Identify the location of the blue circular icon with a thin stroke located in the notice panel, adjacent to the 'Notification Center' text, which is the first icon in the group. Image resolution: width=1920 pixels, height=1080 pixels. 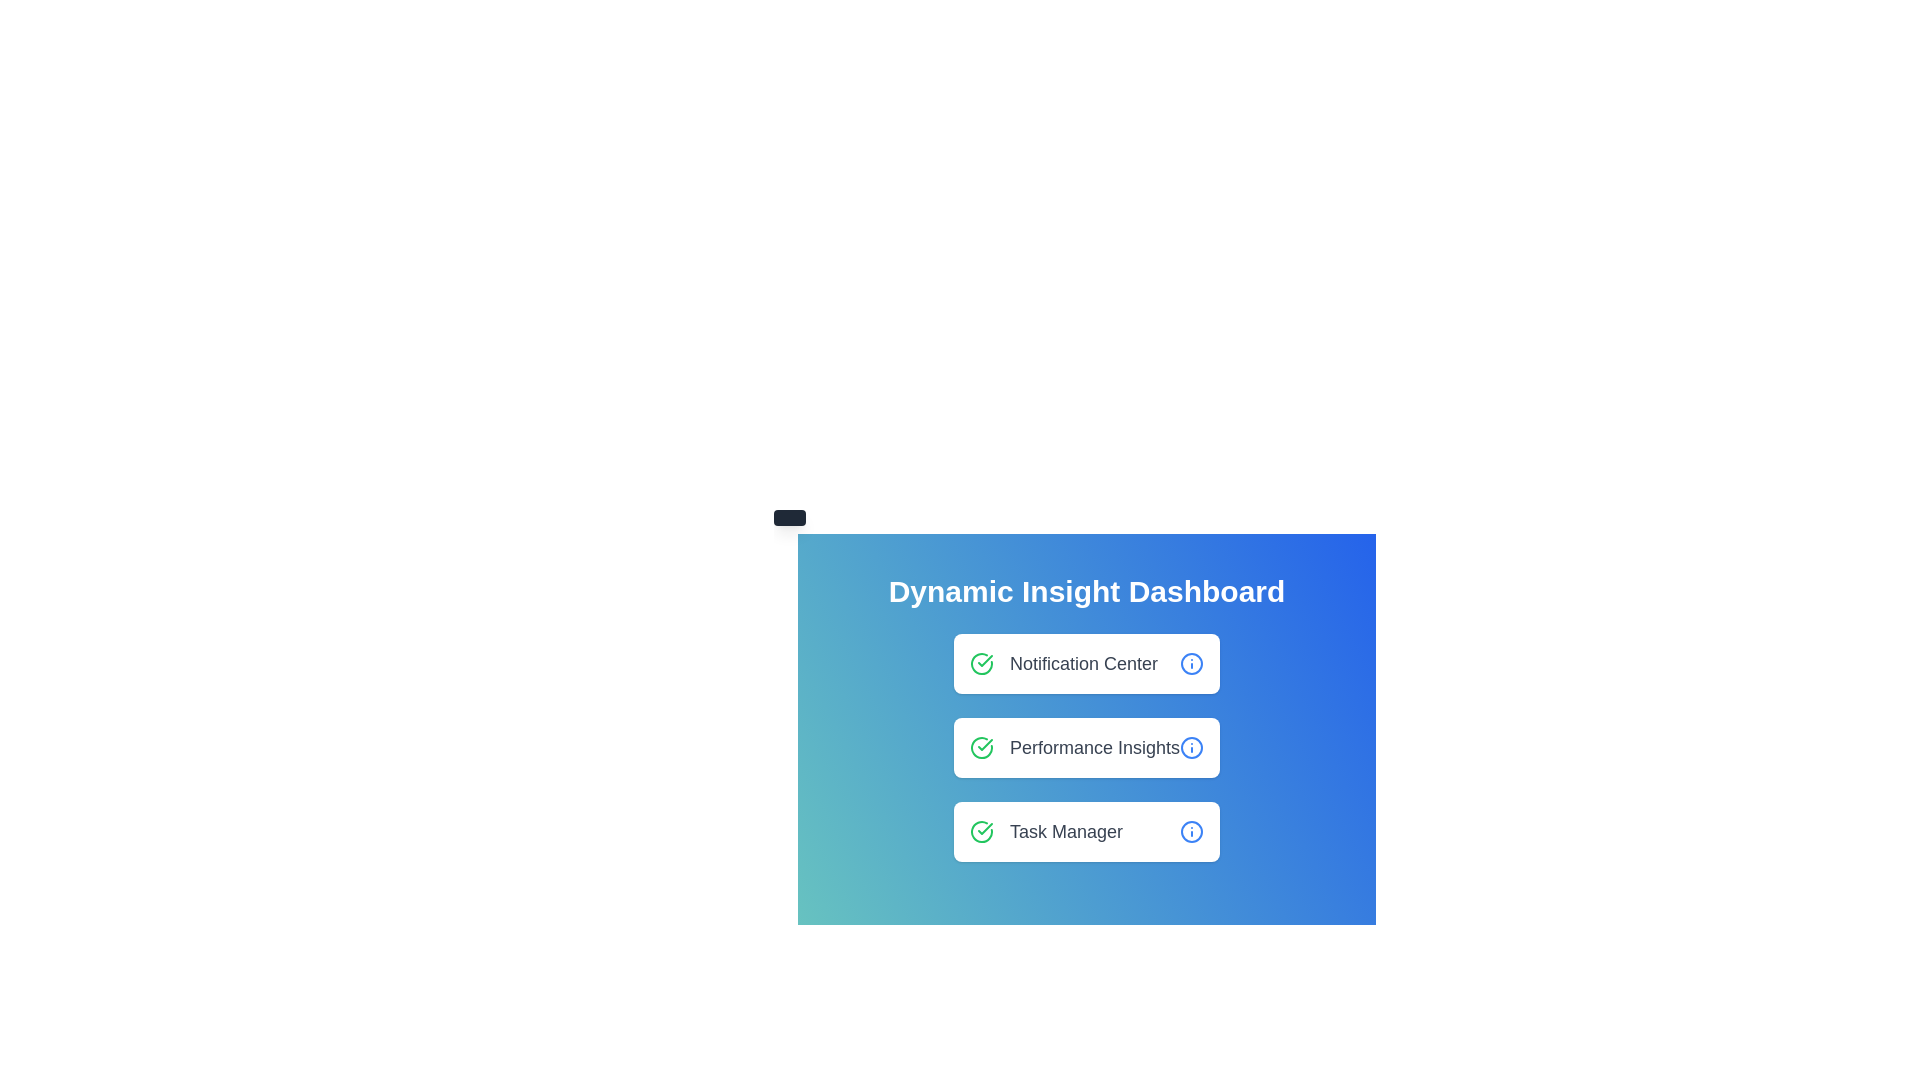
(1191, 832).